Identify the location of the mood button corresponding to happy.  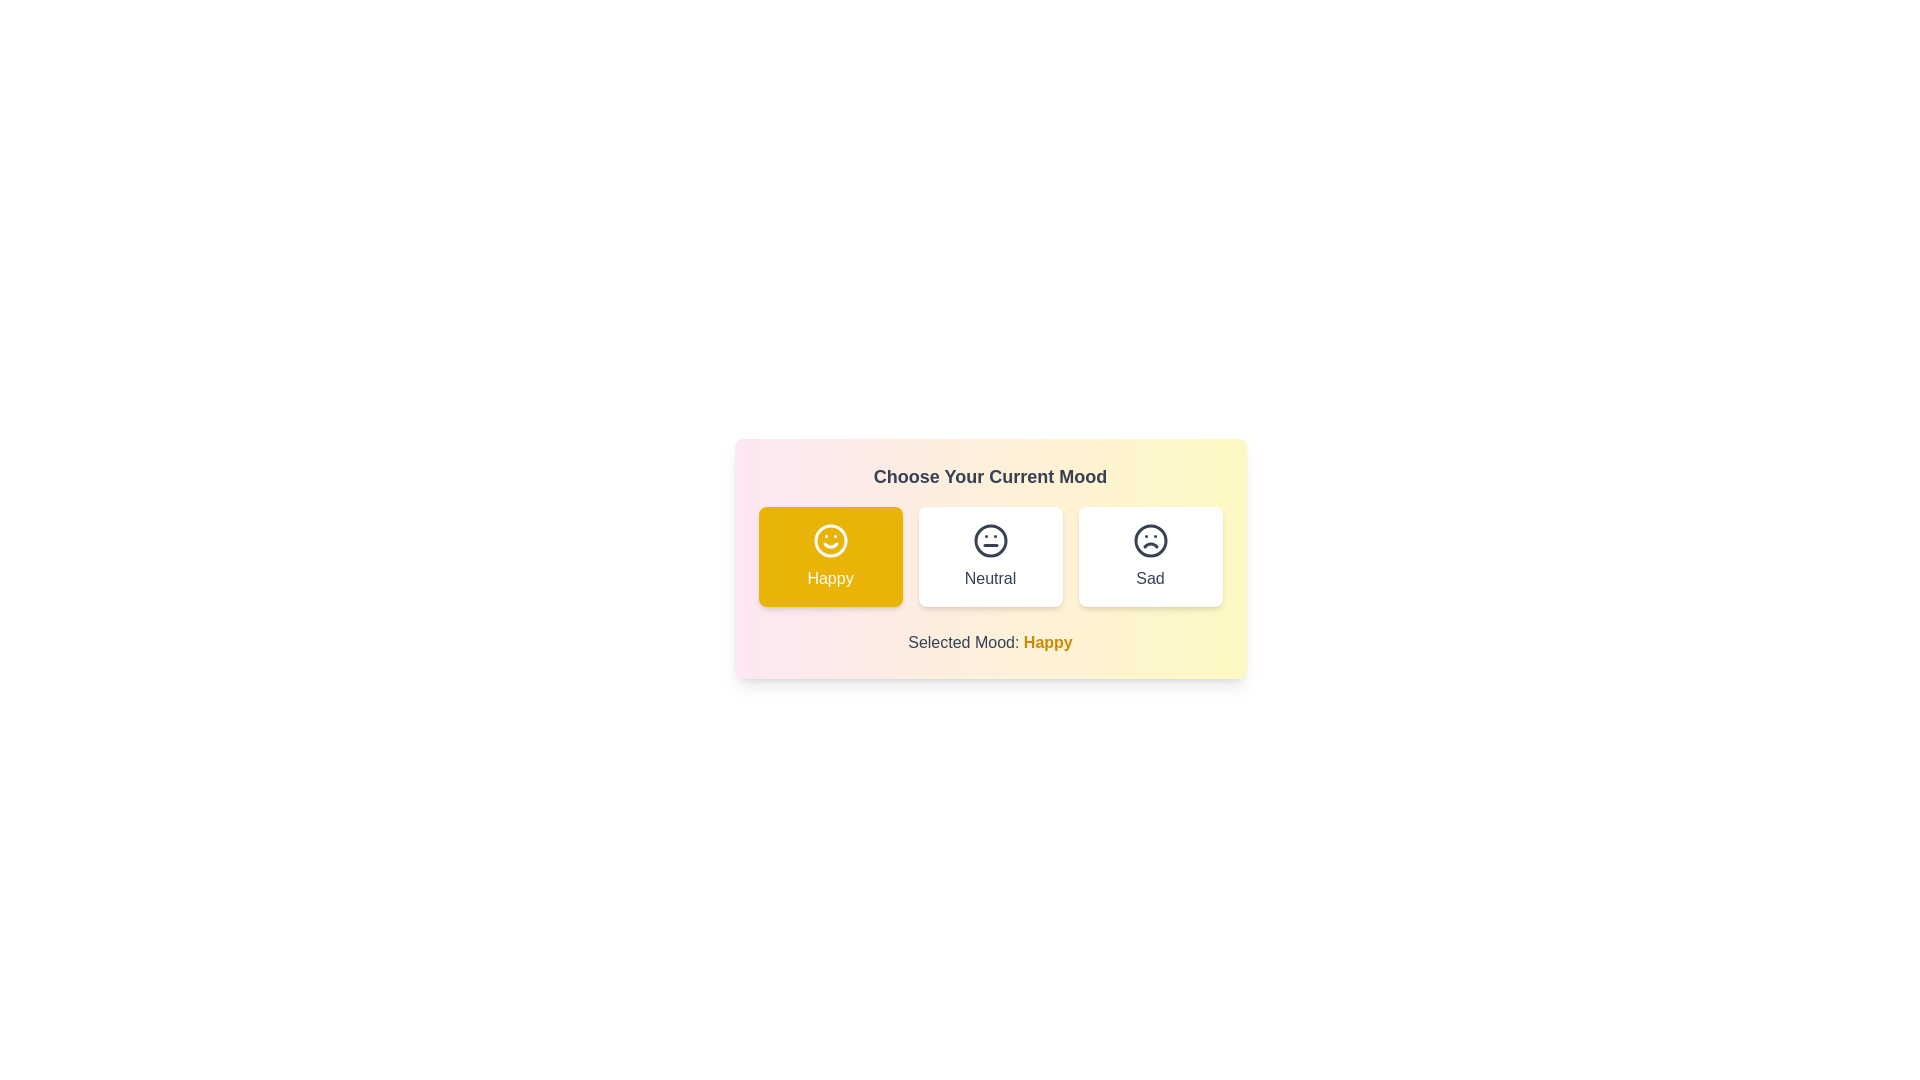
(830, 556).